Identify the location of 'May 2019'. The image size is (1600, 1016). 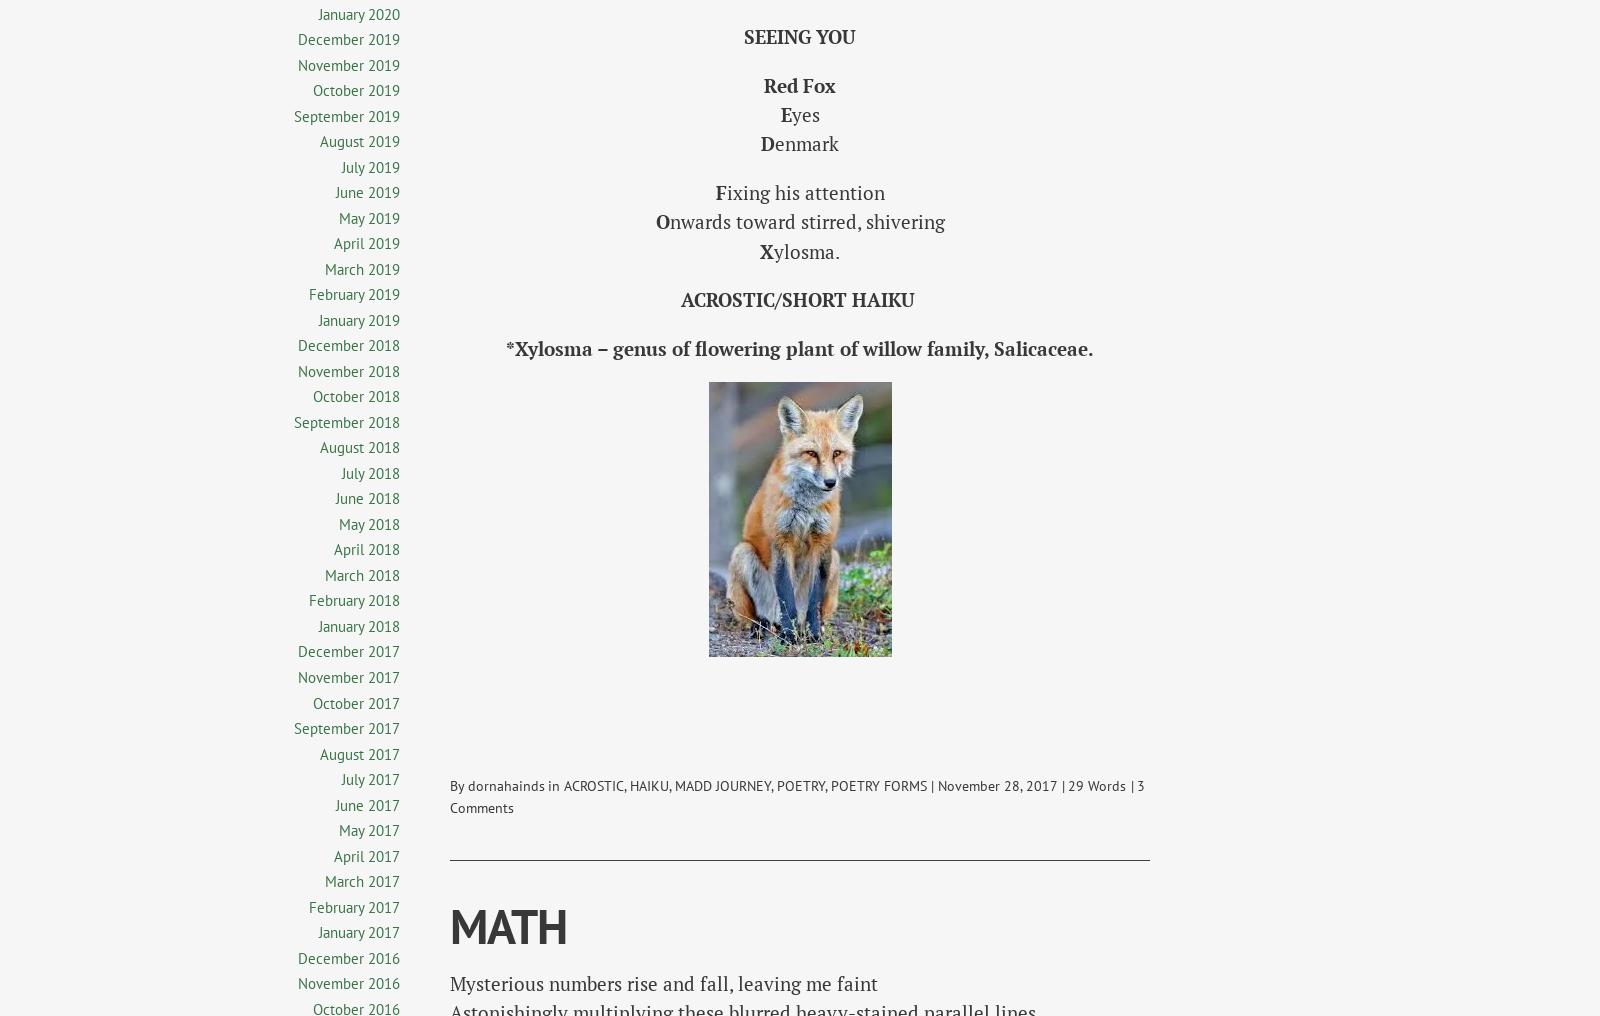
(339, 217).